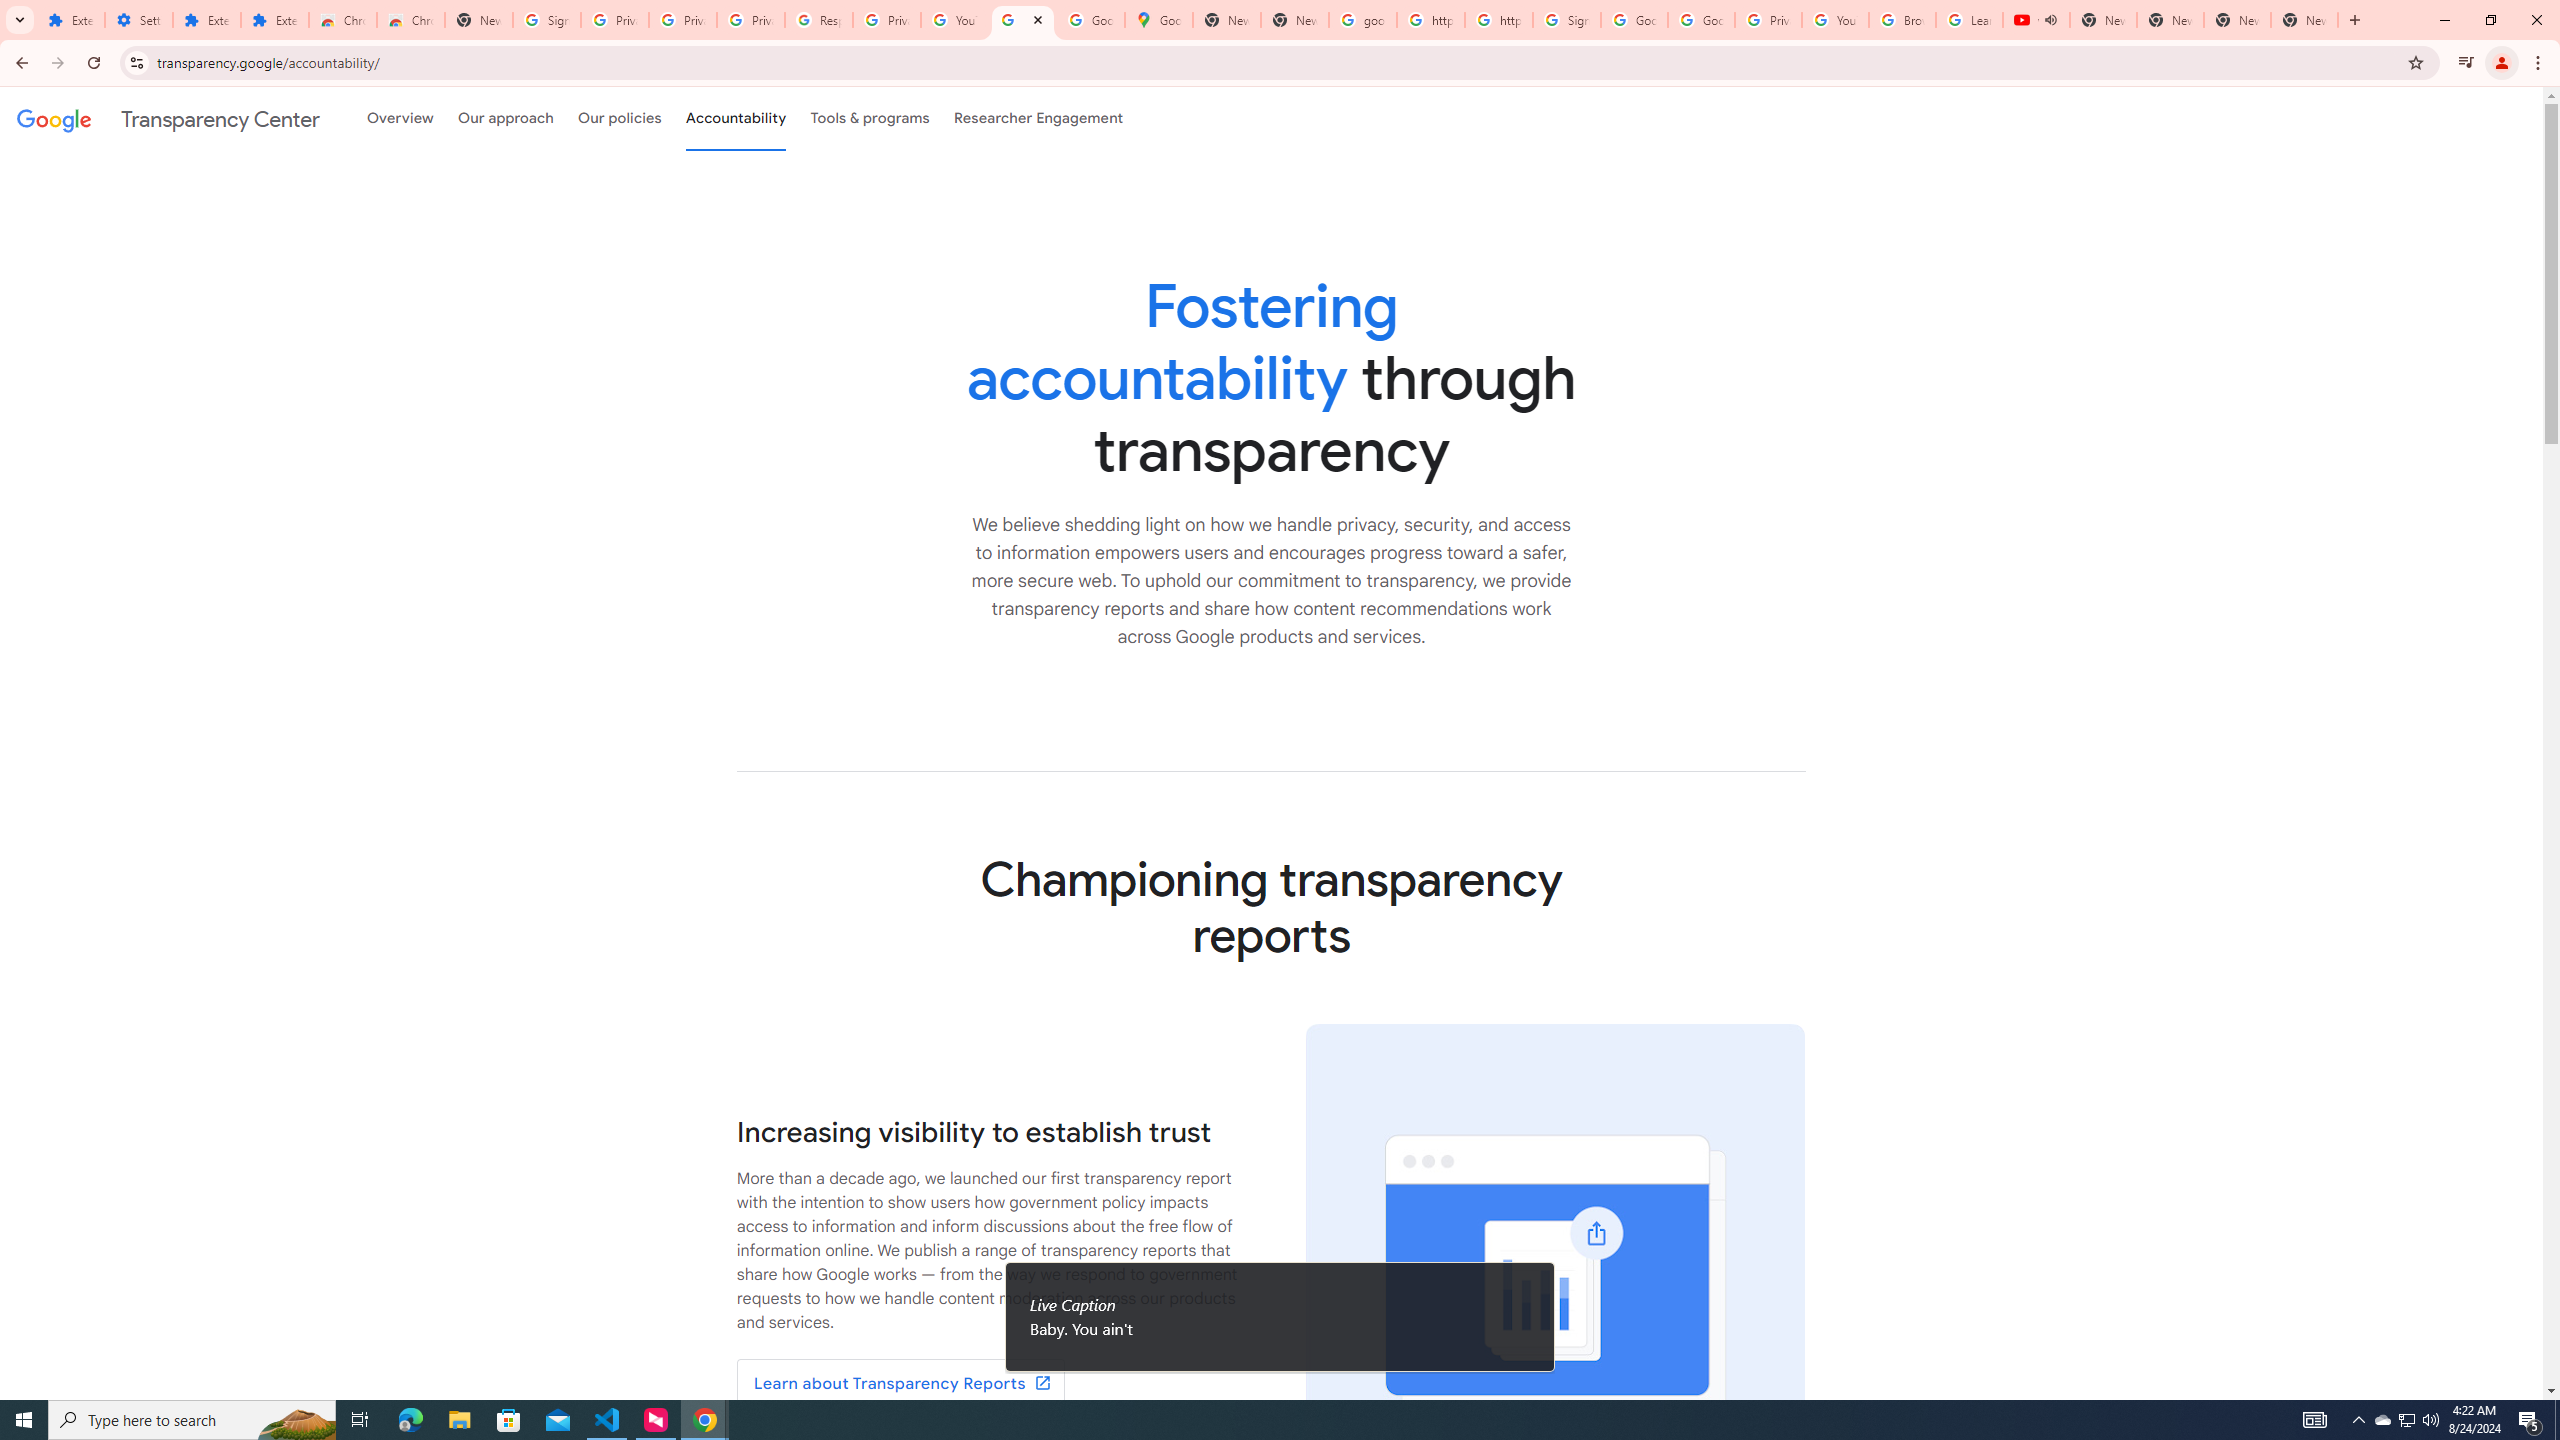  What do you see at coordinates (2466, 62) in the screenshot?
I see `'Control your music, videos, and more'` at bounding box center [2466, 62].